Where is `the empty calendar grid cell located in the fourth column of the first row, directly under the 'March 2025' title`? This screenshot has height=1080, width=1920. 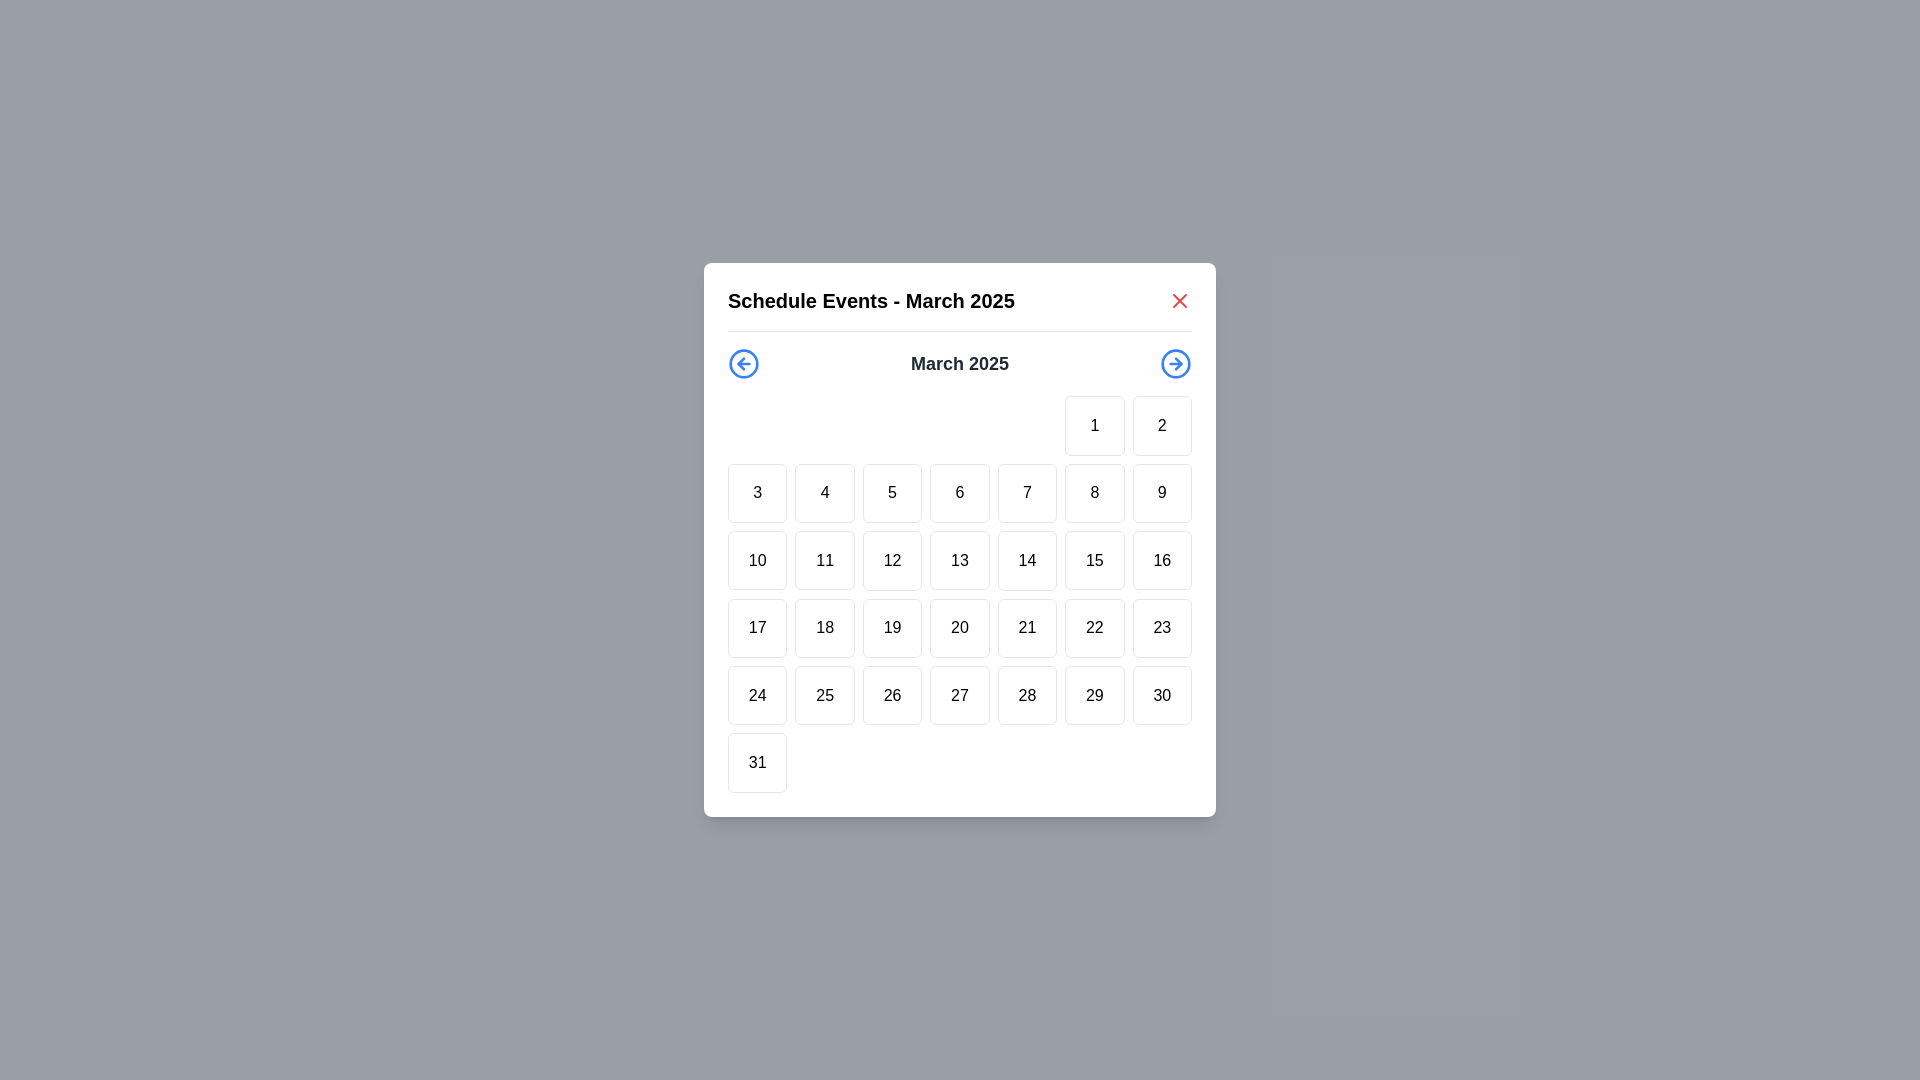 the empty calendar grid cell located in the fourth column of the first row, directly under the 'March 2025' title is located at coordinates (960, 424).